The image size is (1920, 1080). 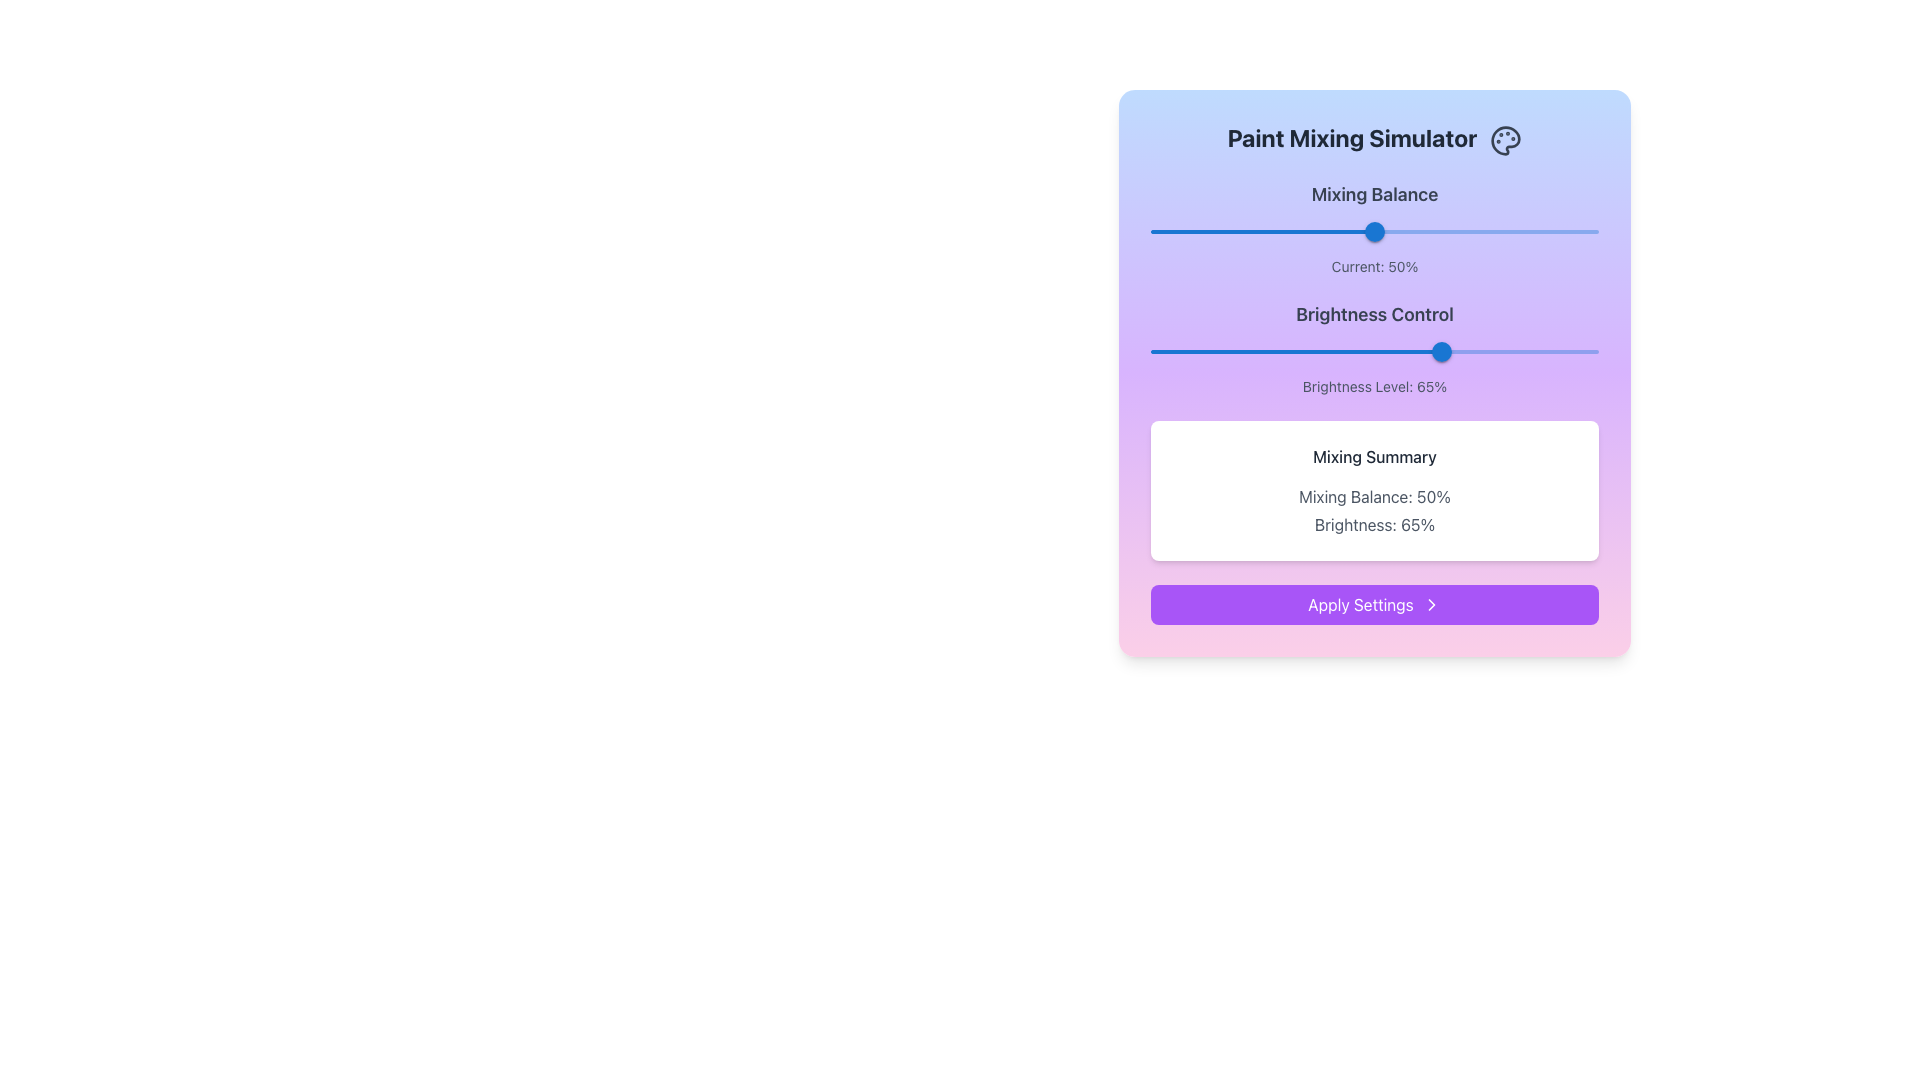 I want to click on Mixing Balance, so click(x=1373, y=230).